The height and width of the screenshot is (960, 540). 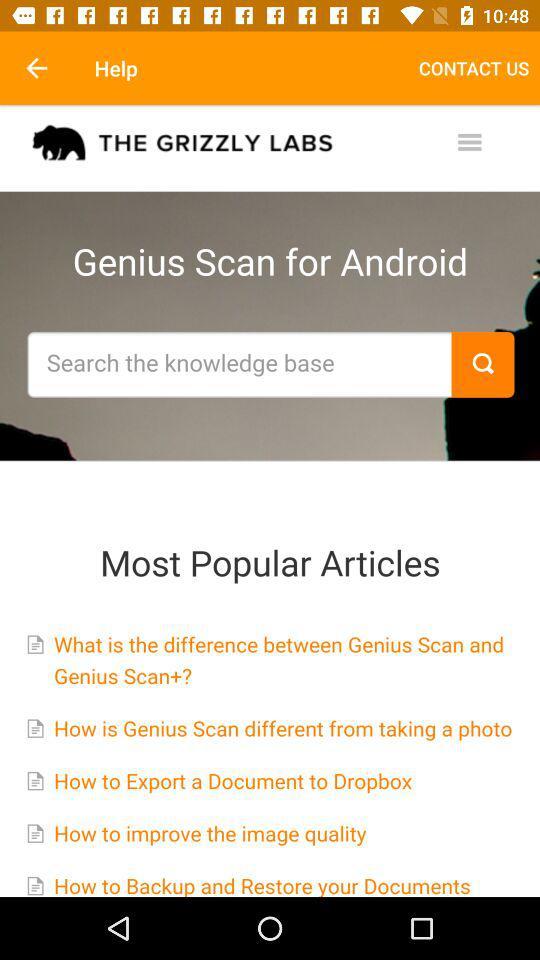 What do you see at coordinates (270, 500) in the screenshot?
I see `icon at the center` at bounding box center [270, 500].